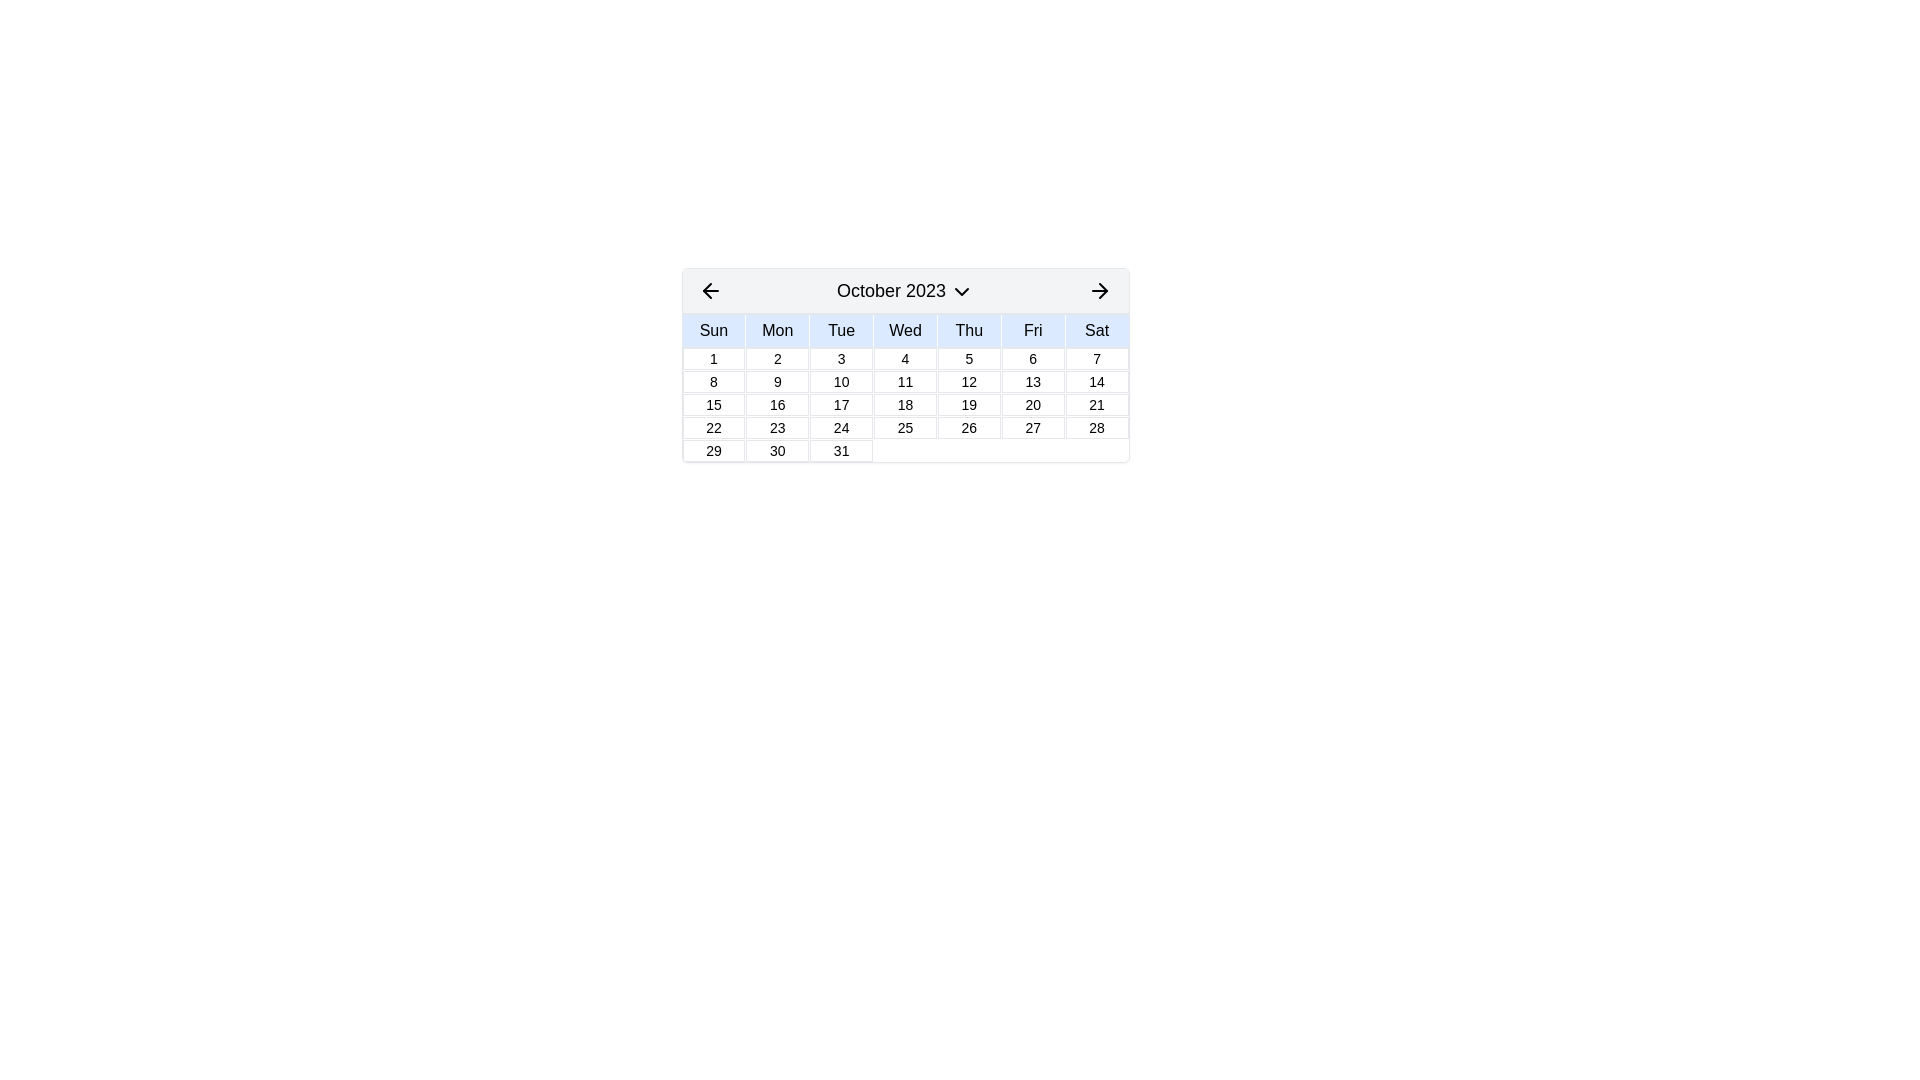  I want to click on the calendar day cell containing the digit '4', so click(904, 357).